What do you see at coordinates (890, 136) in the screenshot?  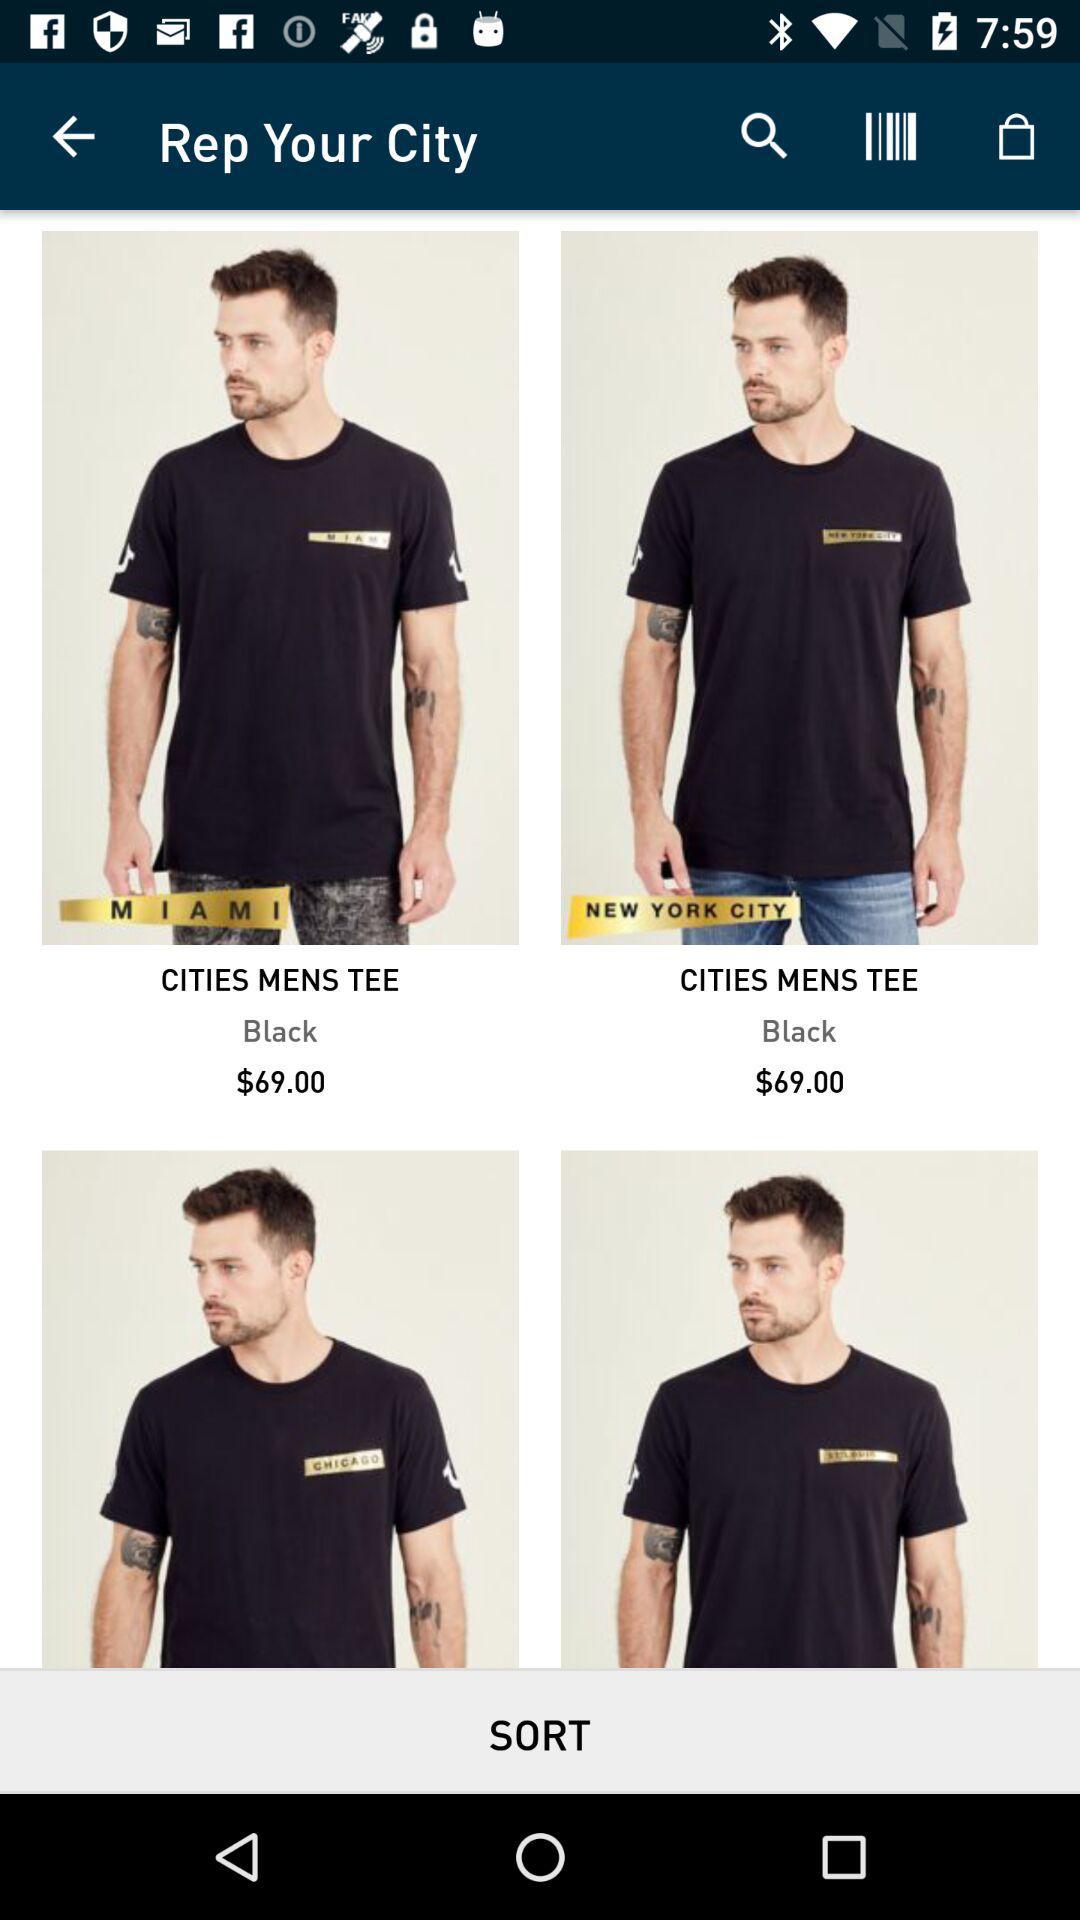 I see `the text icon which is right side of search bar` at bounding box center [890, 136].